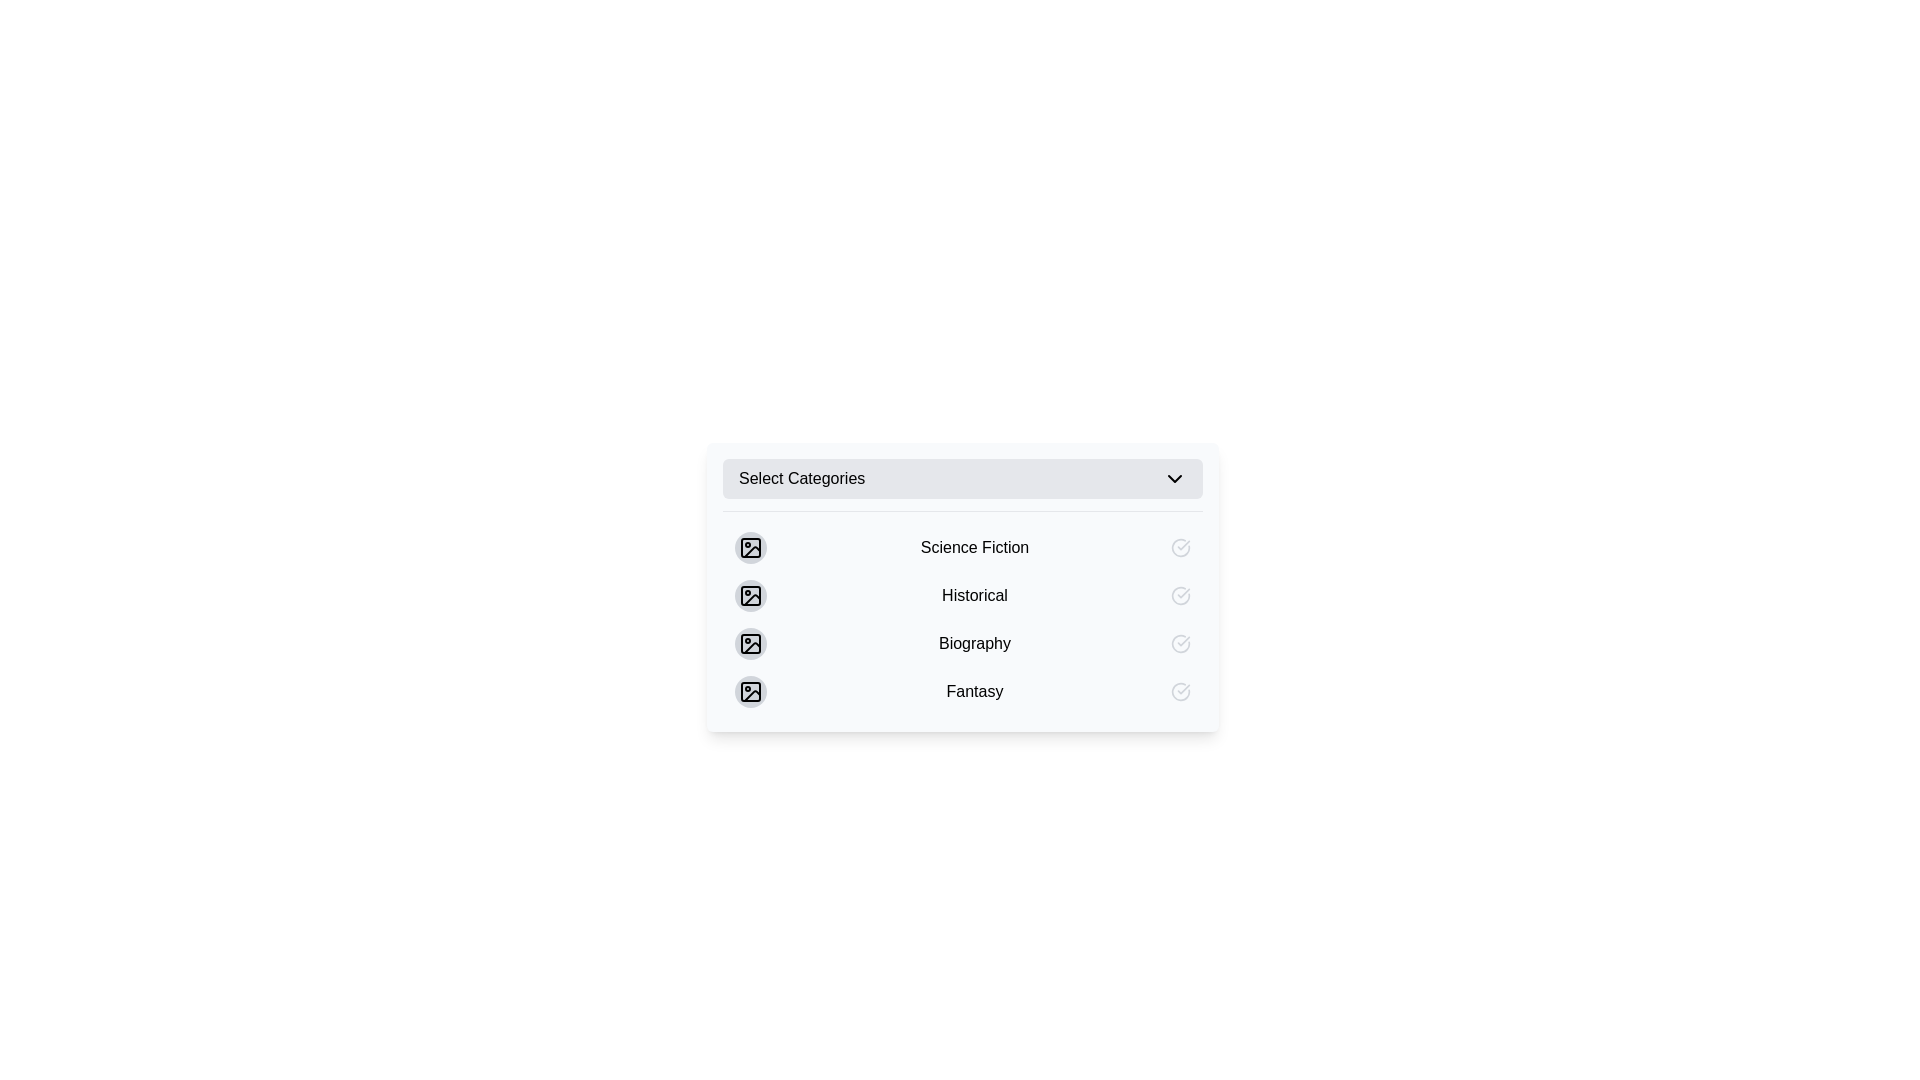 This screenshot has height=1080, width=1920. What do you see at coordinates (1180, 690) in the screenshot?
I see `the last icon on the right in the 'Fantasy' category row` at bounding box center [1180, 690].